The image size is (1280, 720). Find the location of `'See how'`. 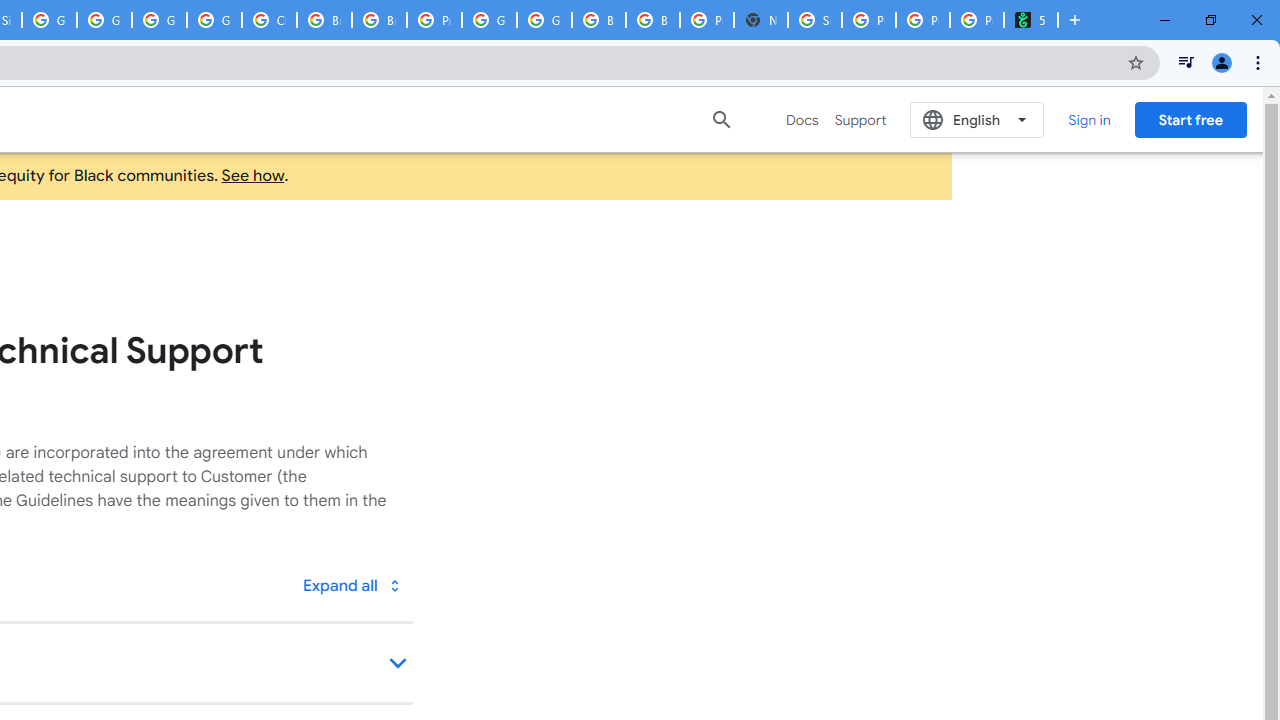

'See how' is located at coordinates (252, 175).